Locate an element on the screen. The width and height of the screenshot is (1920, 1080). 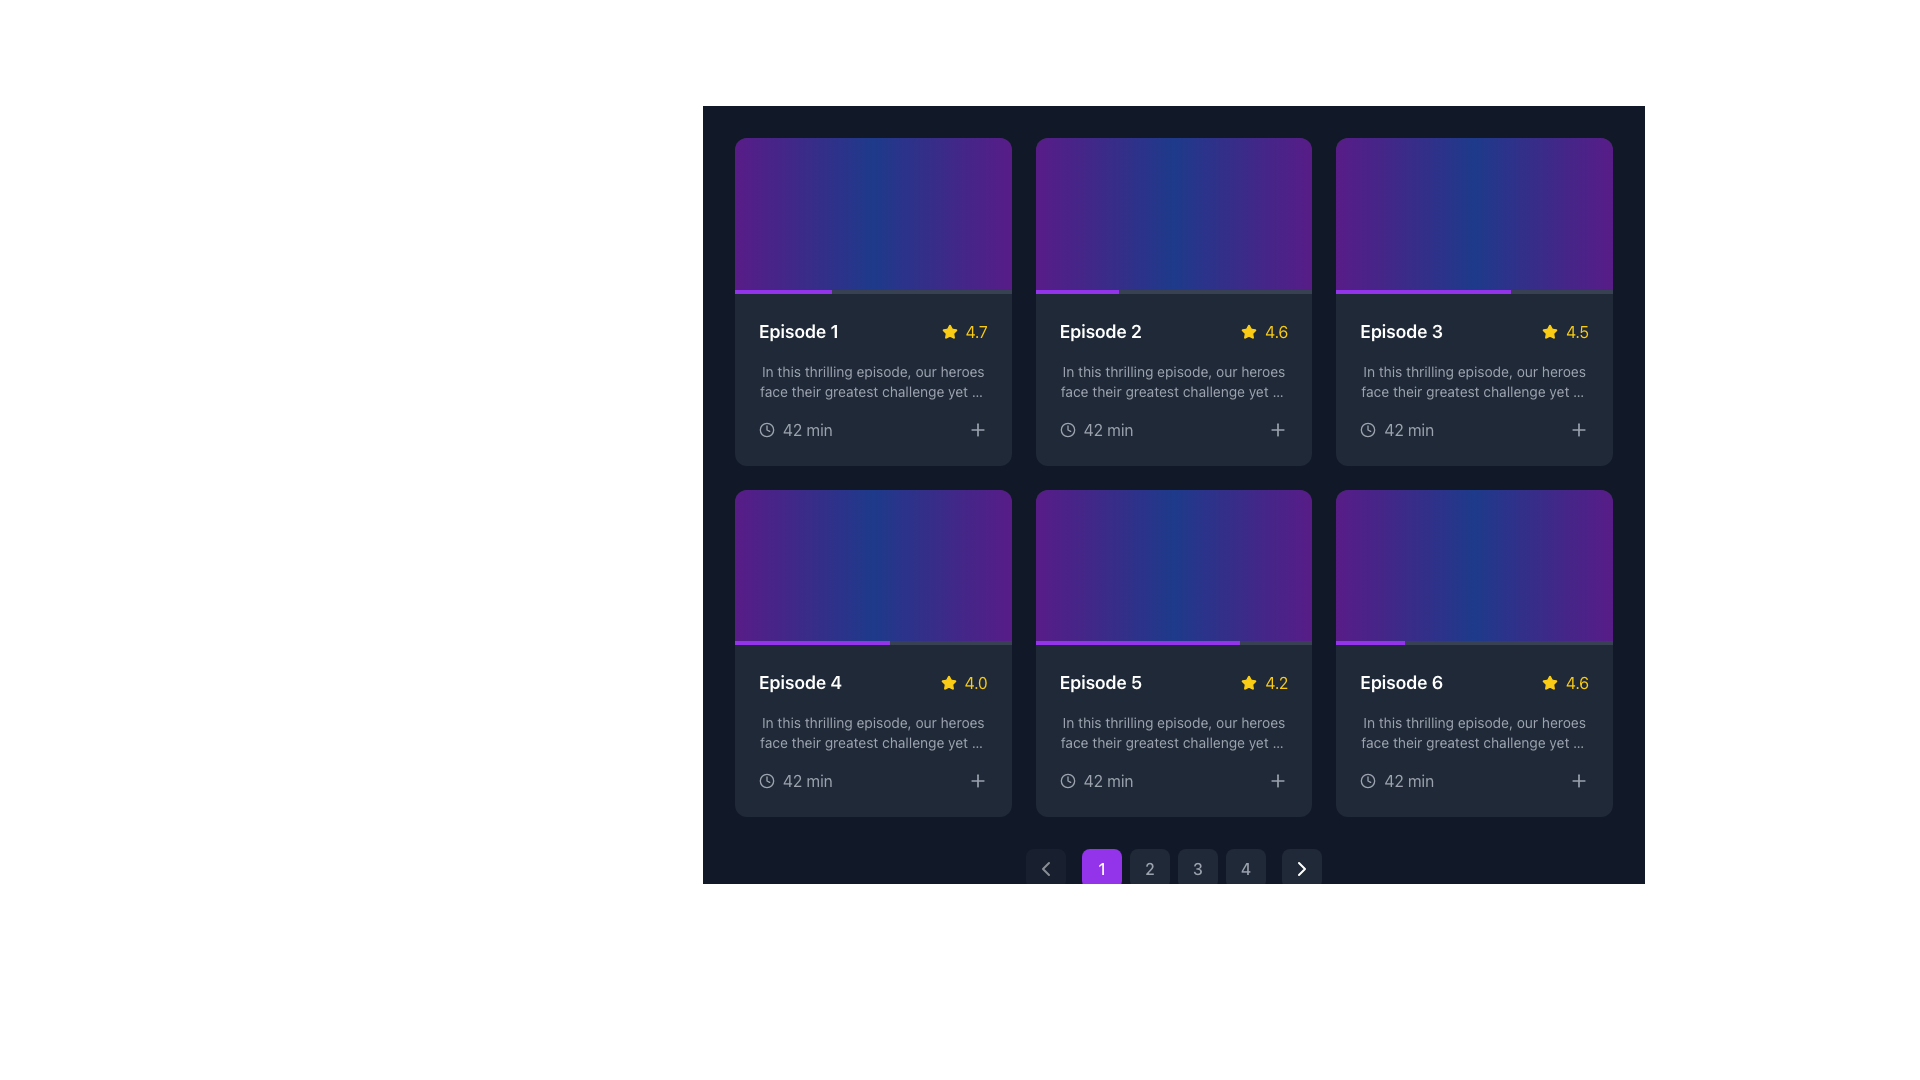
the progress visually by focusing on the progress bar located at the bottom of the fourth episode card in the second row of the grid layout is located at coordinates (873, 643).